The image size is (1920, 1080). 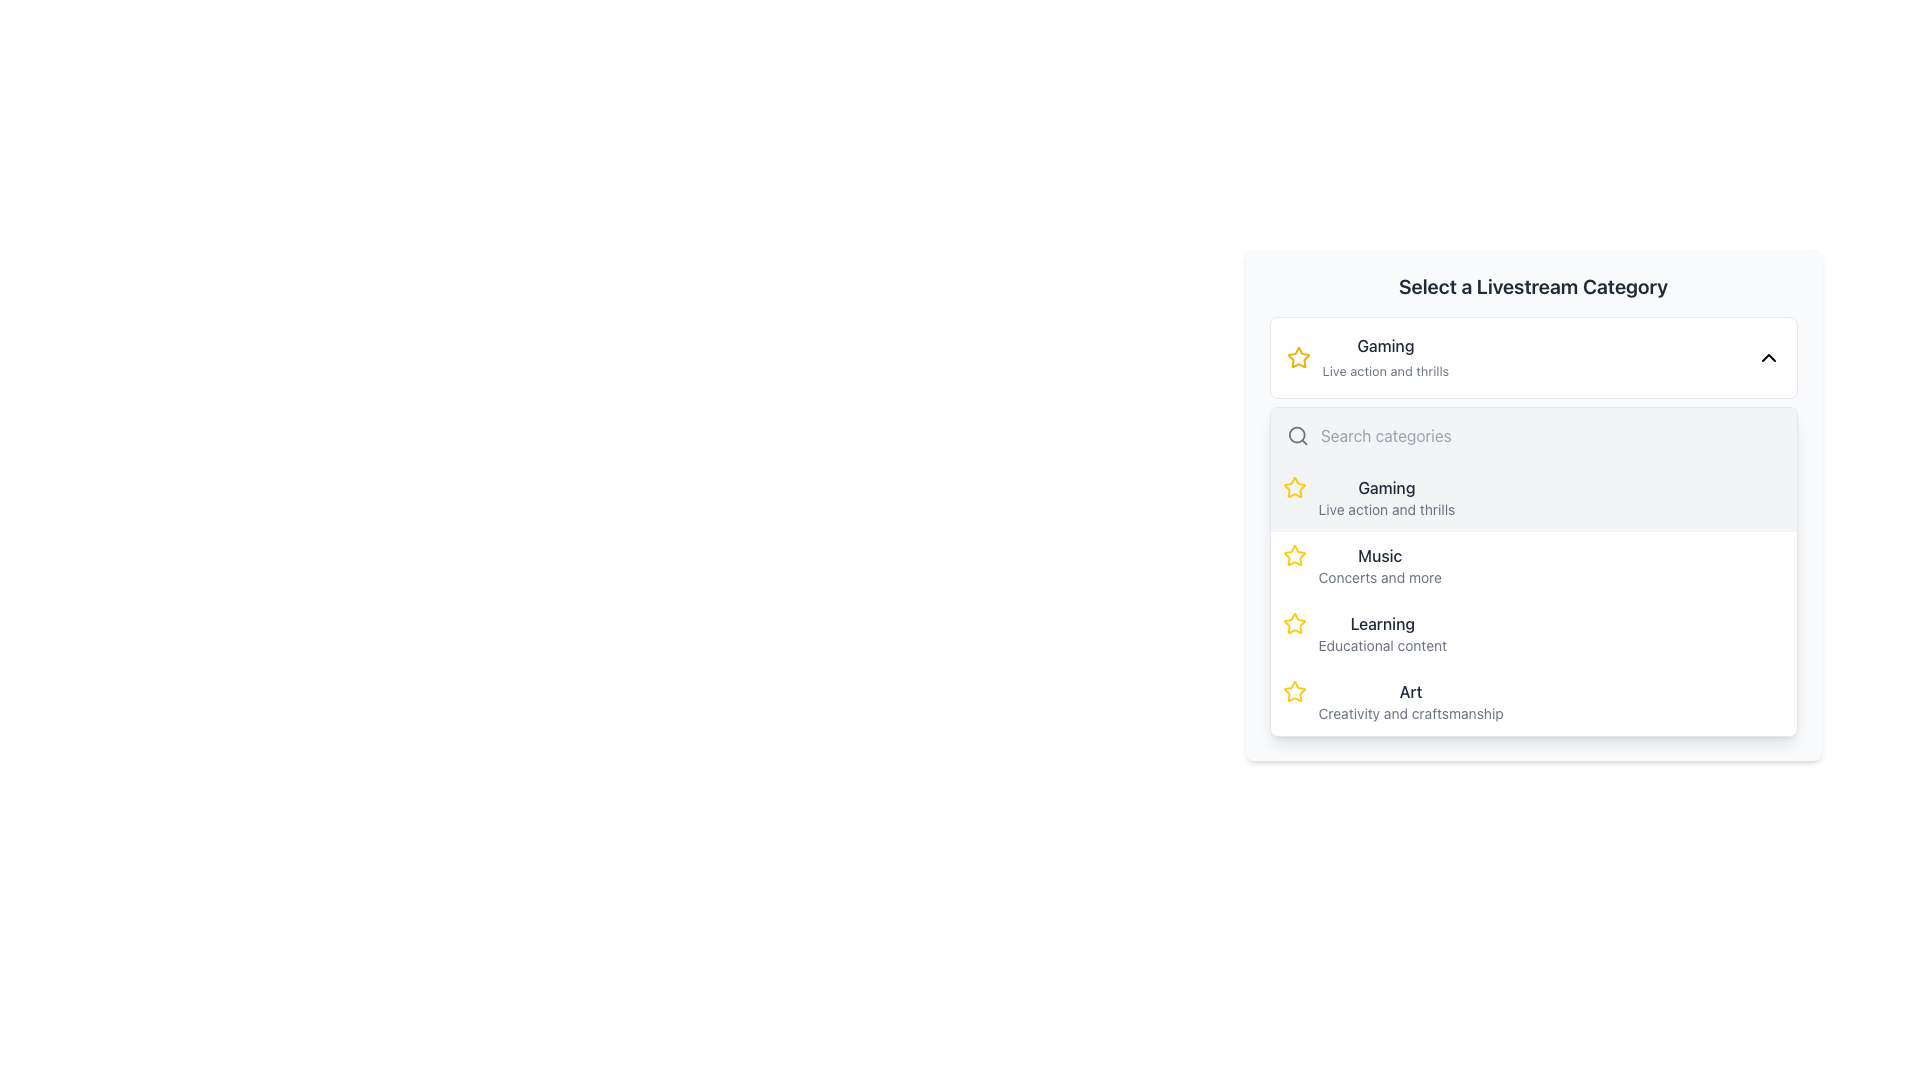 I want to click on the yellow star icon in the fourth position of the dropdown menu labeled 'Art - Creativity and craftsmanship.', so click(x=1294, y=690).